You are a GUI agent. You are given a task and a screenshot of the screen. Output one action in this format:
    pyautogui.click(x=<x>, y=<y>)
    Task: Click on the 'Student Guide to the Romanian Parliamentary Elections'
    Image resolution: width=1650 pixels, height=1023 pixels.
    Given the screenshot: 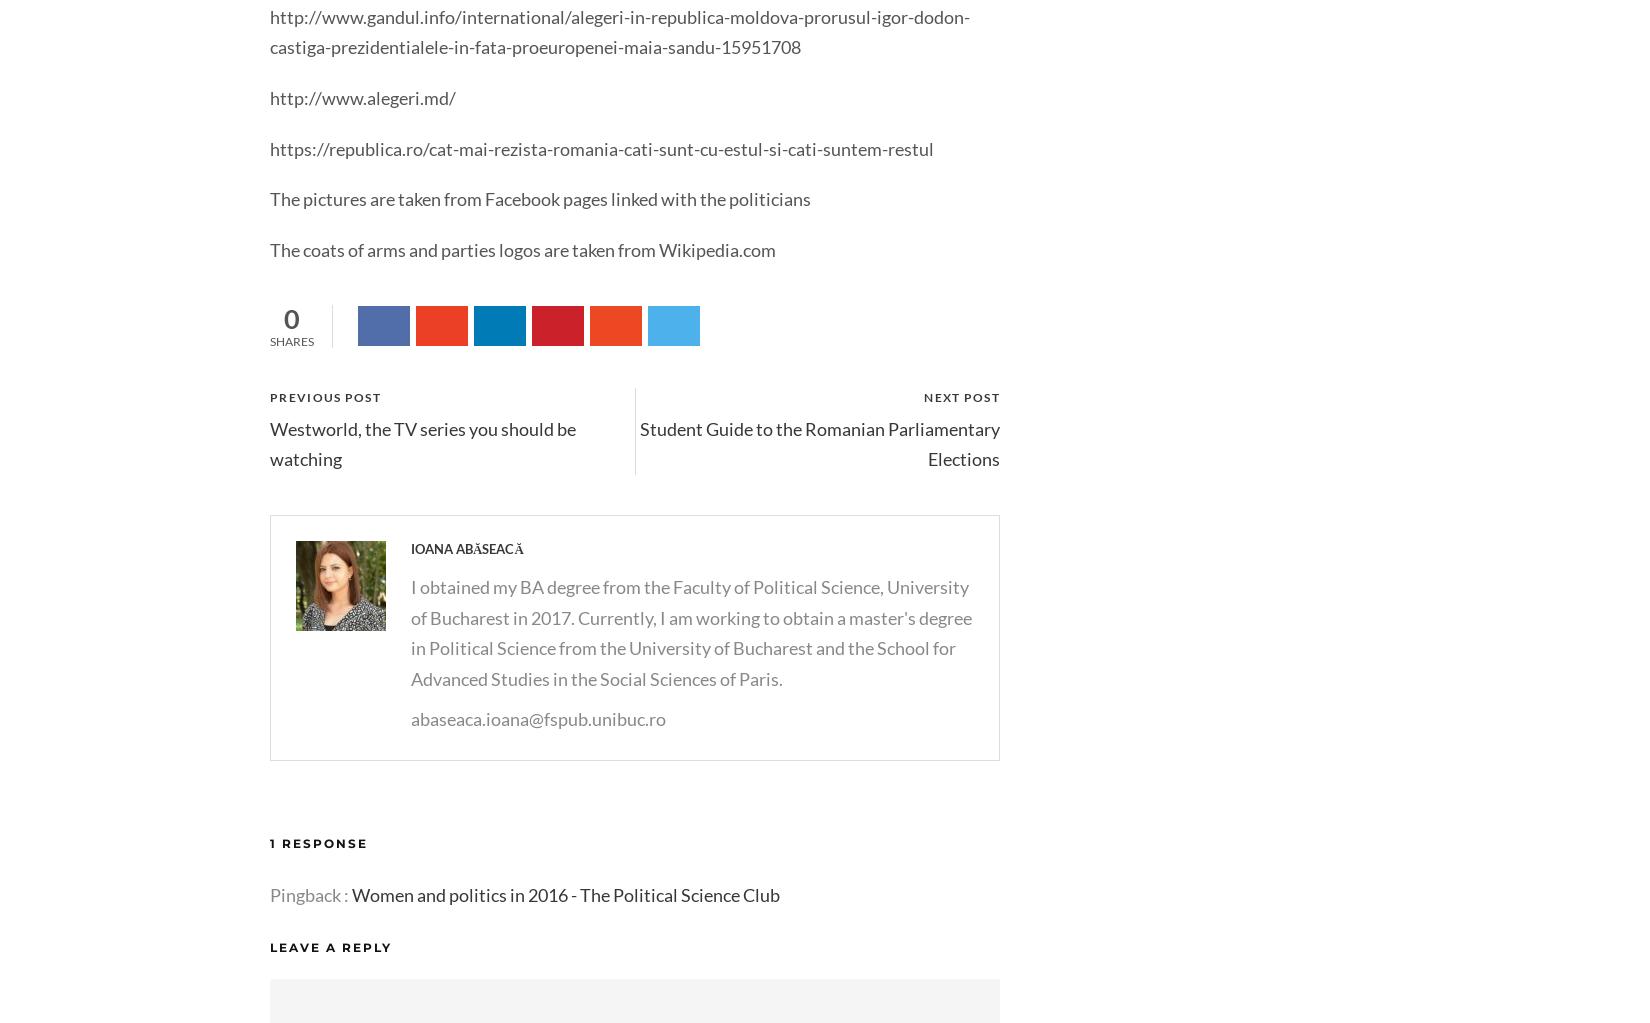 What is the action you would take?
    pyautogui.click(x=819, y=442)
    